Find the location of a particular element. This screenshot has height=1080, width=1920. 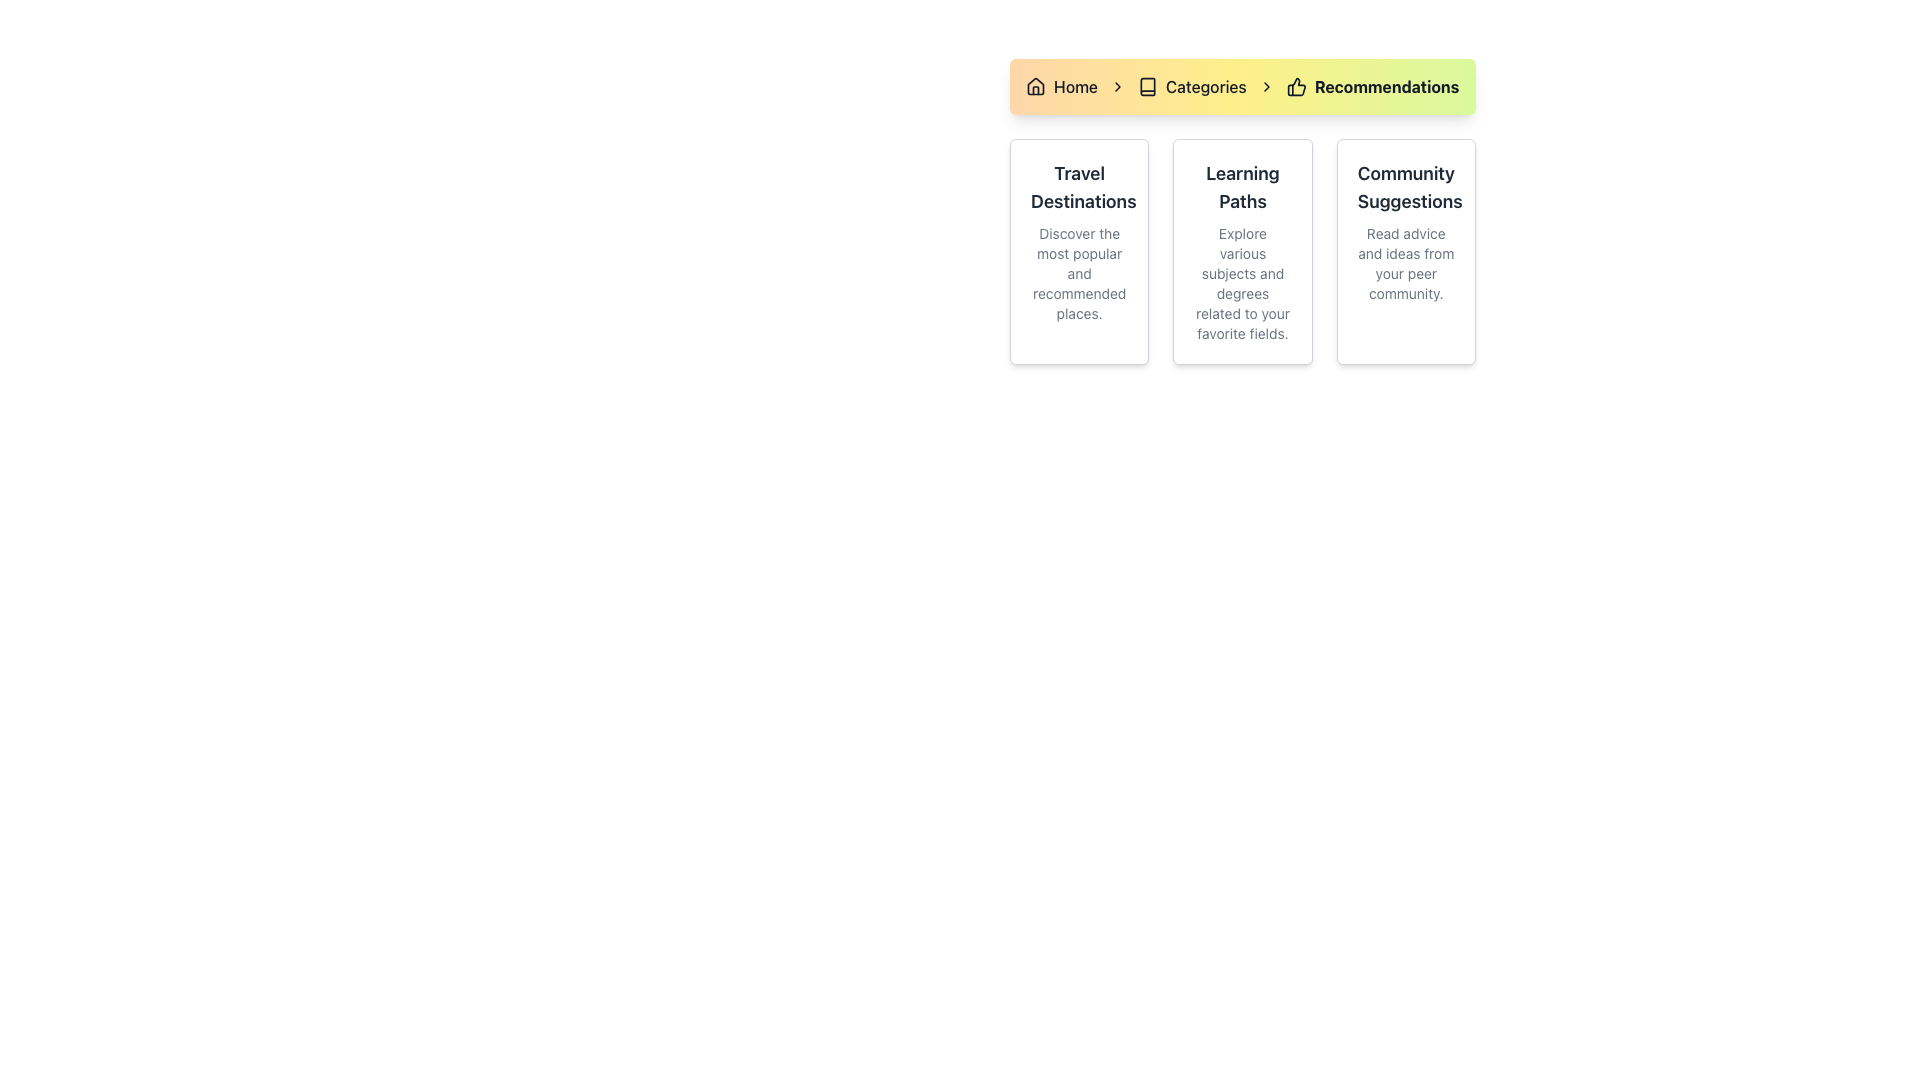

the Text Header element that displays 'Learning' and 'Paths', which is styled in a larger bold font, located in the center of the second column of a three-column card grid is located at coordinates (1242, 188).